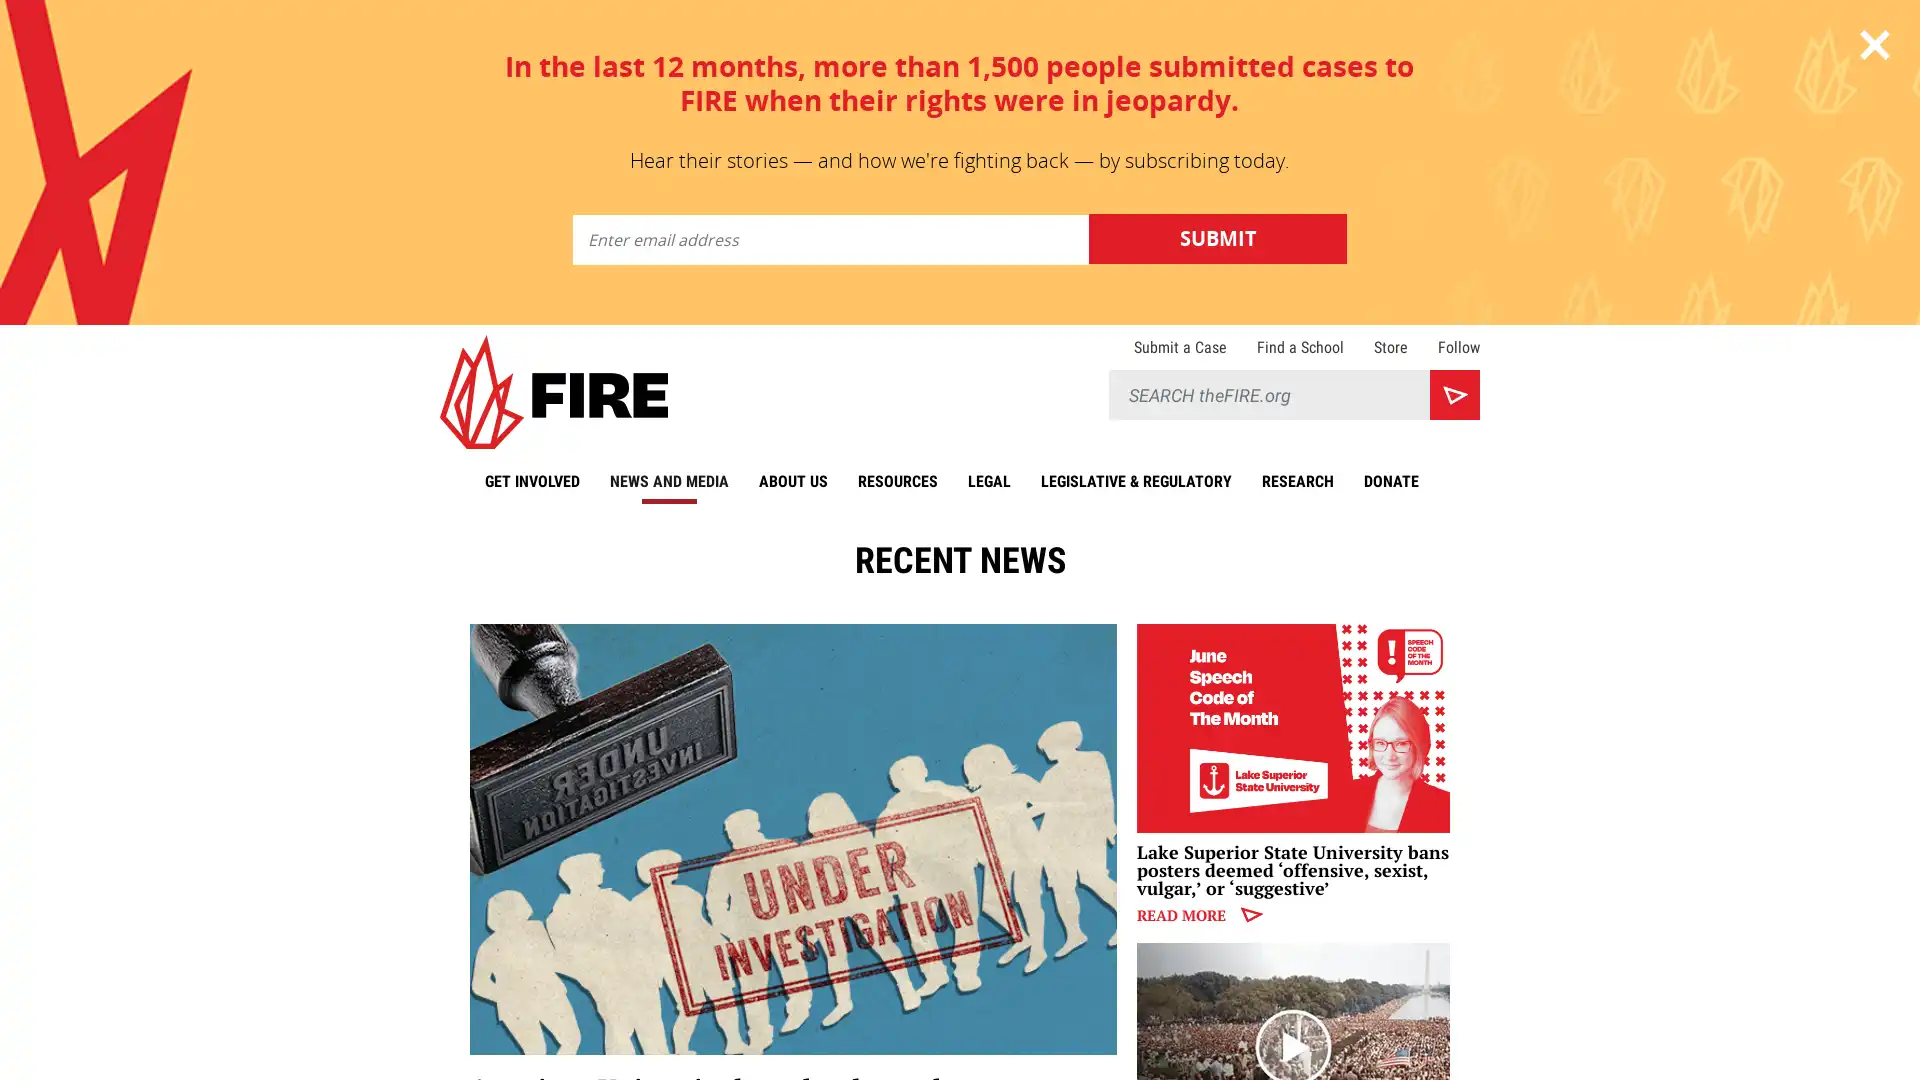 The height and width of the screenshot is (1080, 1920). What do you see at coordinates (1454, 394) in the screenshot?
I see `Search` at bounding box center [1454, 394].